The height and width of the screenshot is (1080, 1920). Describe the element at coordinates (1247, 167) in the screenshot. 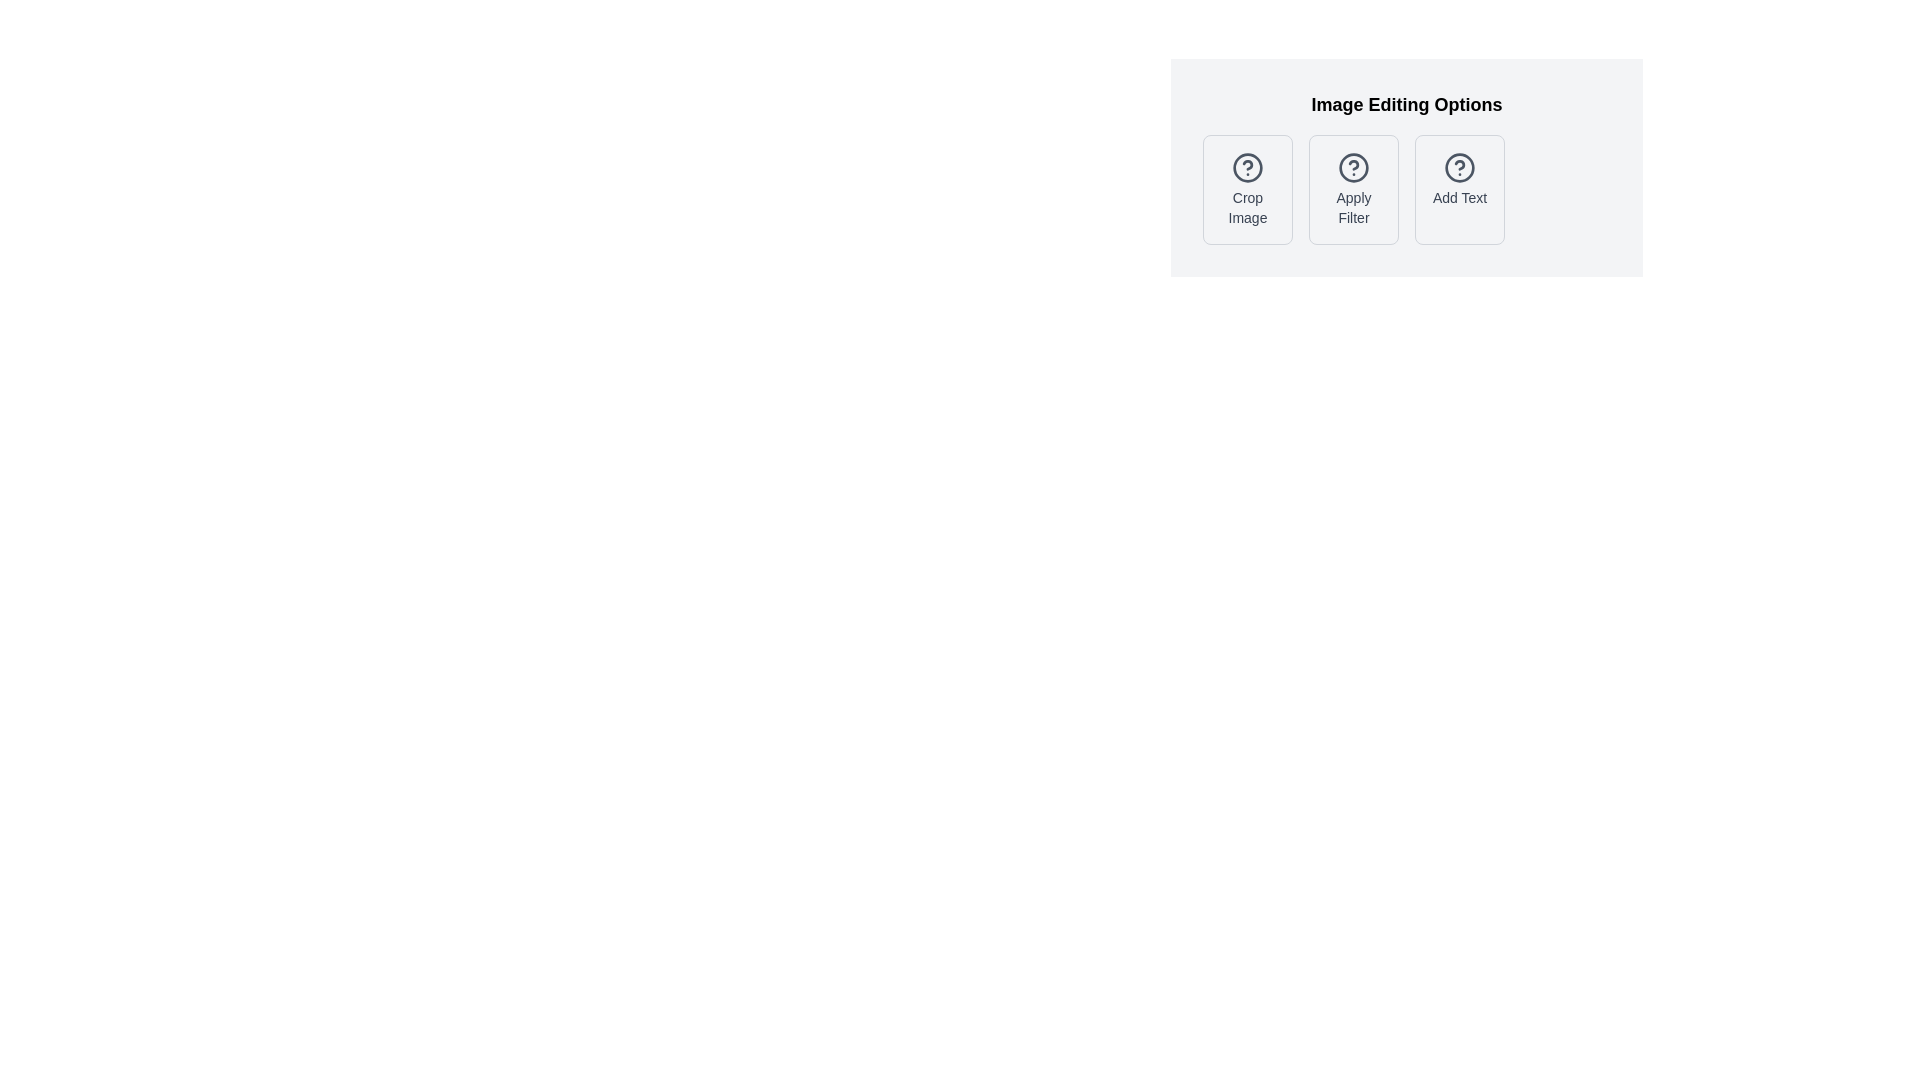

I see `the 'Crop Image' button which contains the vector graphic of concentric circles` at that location.